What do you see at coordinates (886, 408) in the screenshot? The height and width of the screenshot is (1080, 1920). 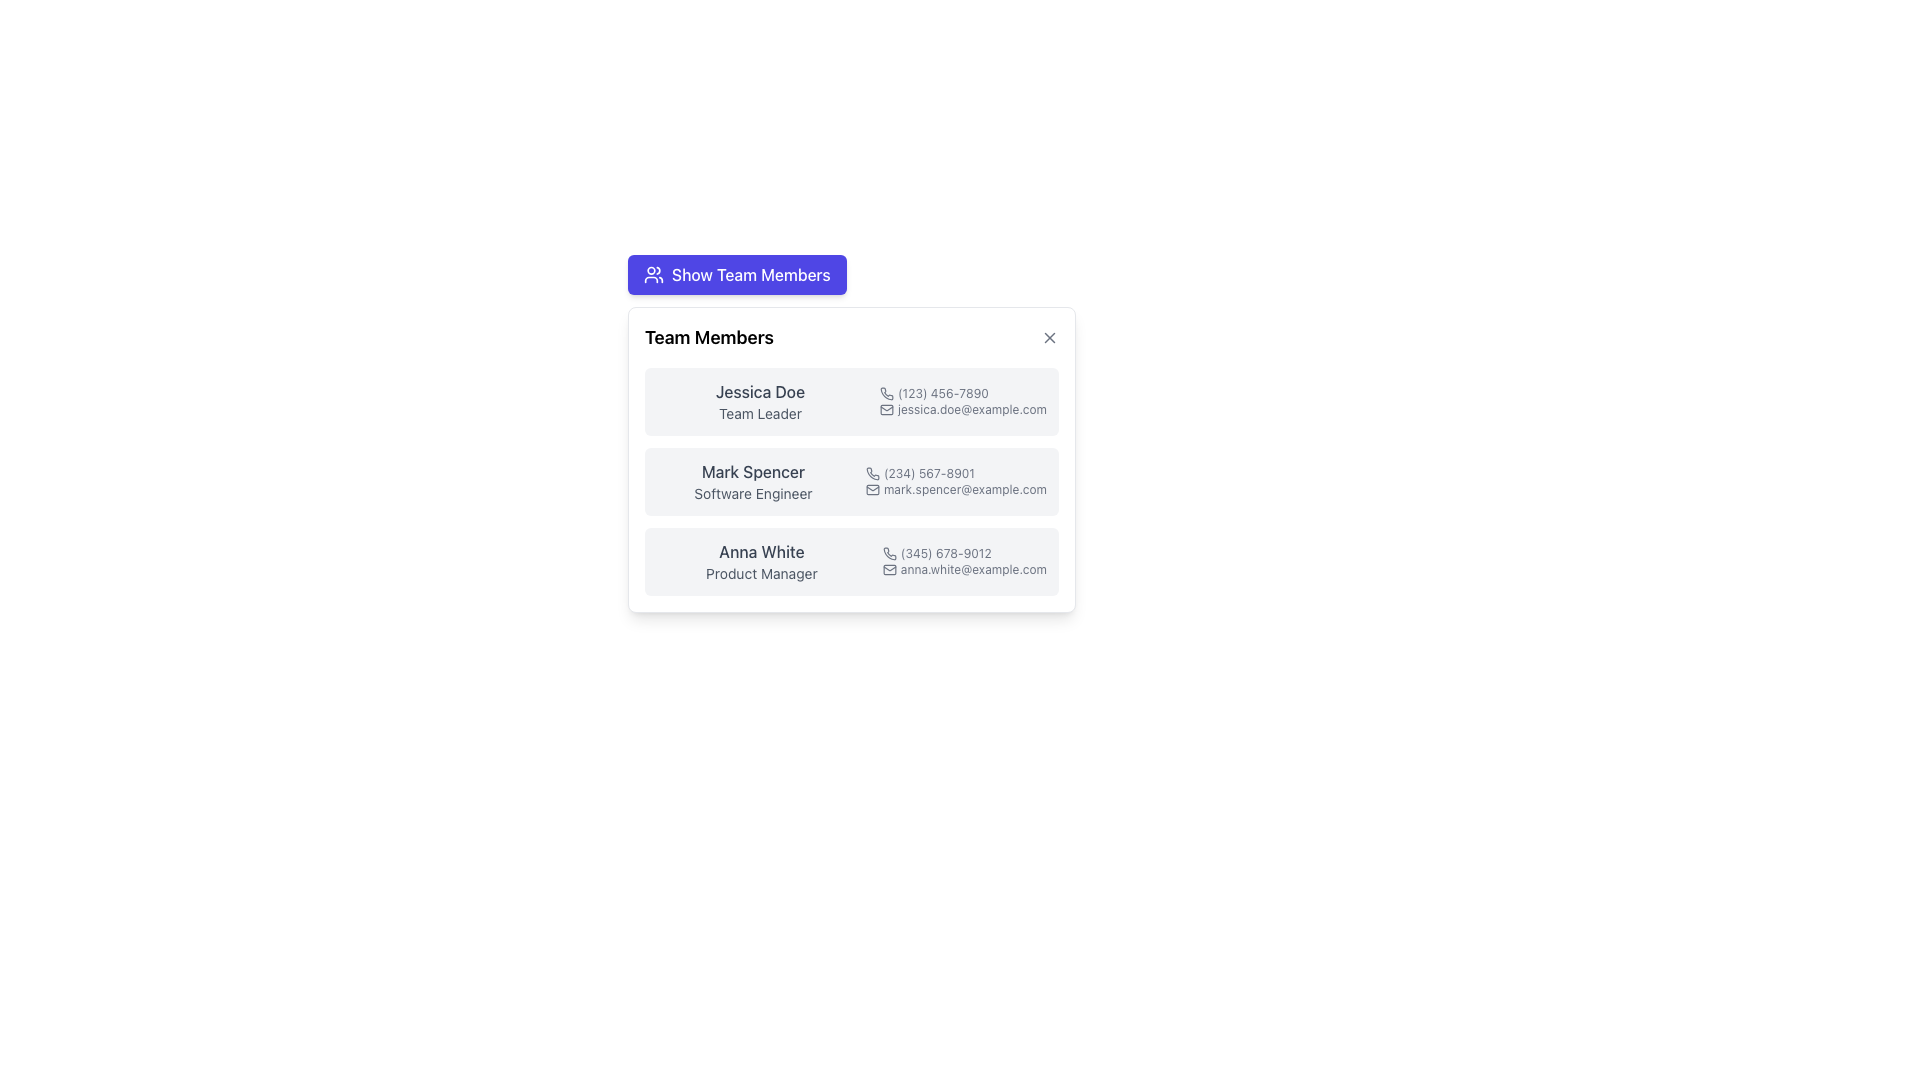 I see `the envelope icon representing email located next to Jessica Doe's email address in the 'Team Members' dialog` at bounding box center [886, 408].